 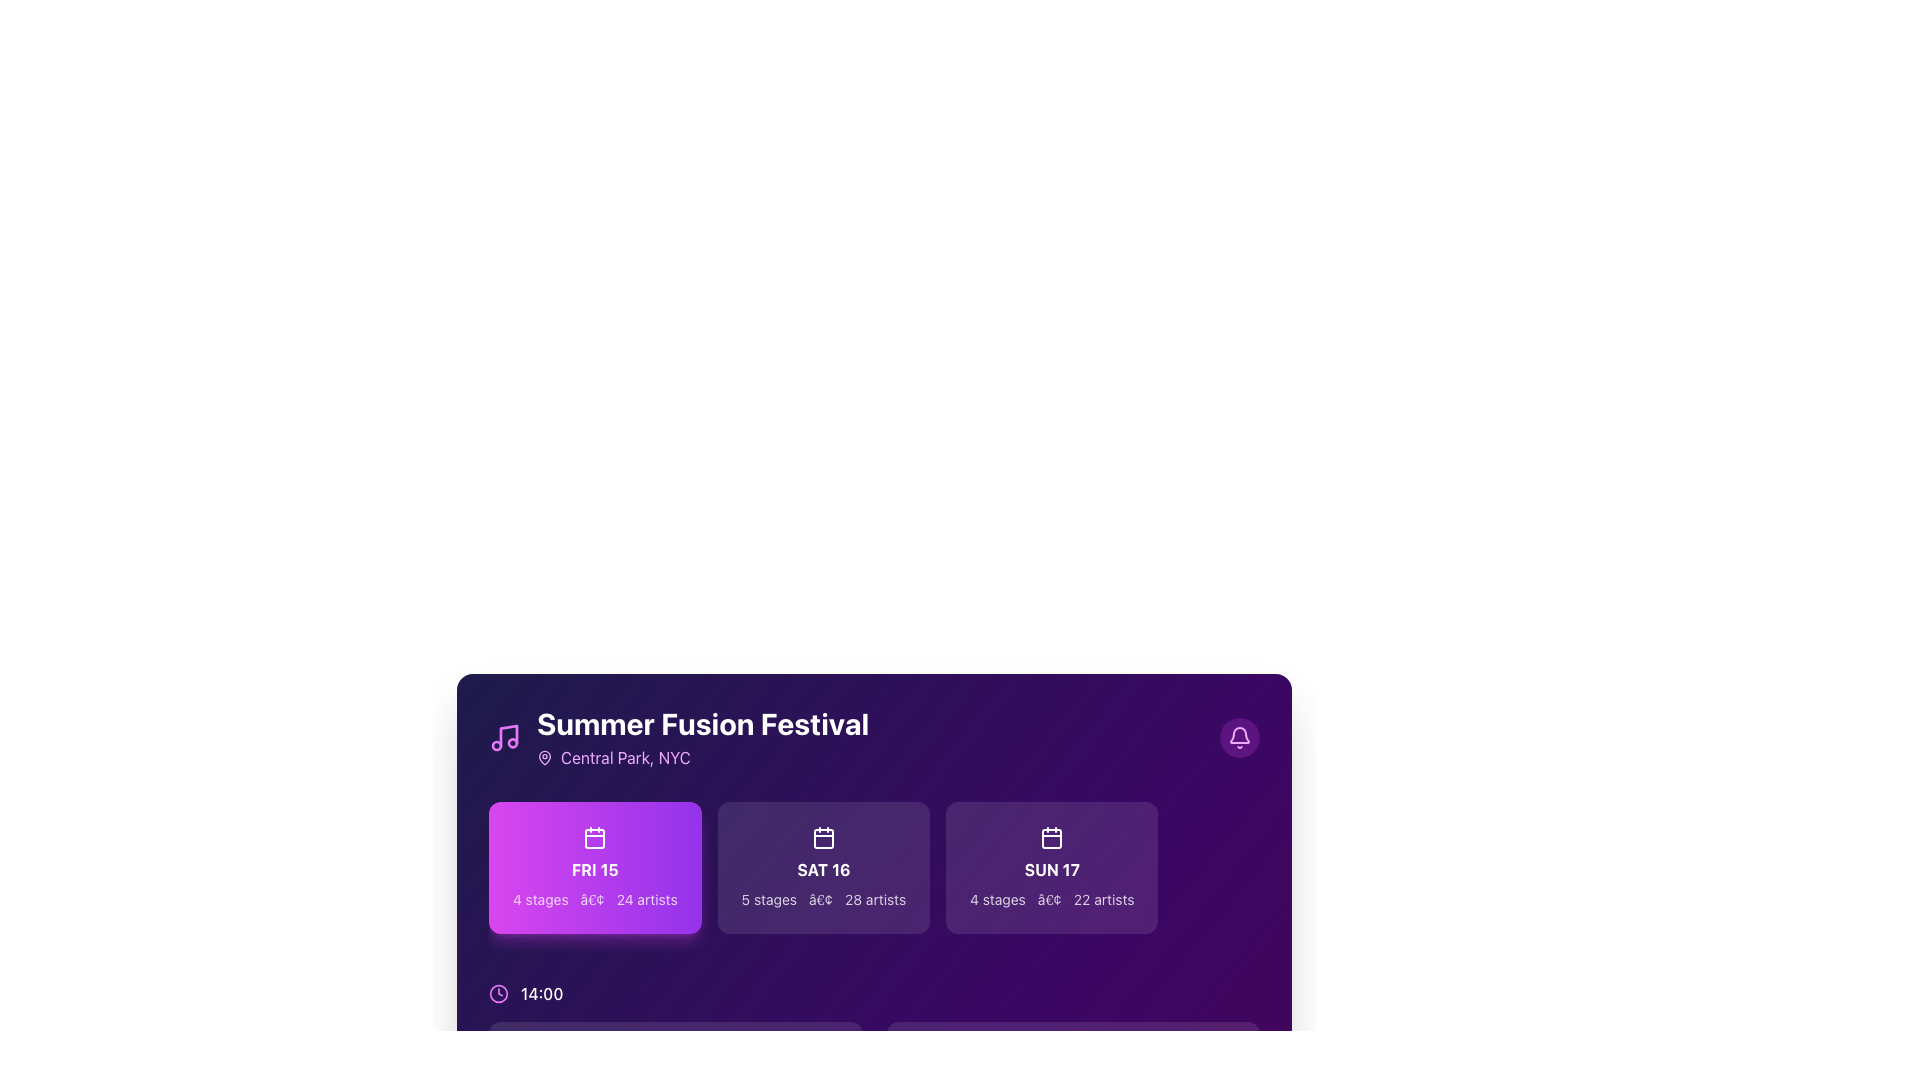 What do you see at coordinates (504, 737) in the screenshot?
I see `the decorative icon located in the top-left corner of the 'Summer Fusion Festival' card, adjacent to the heading` at bounding box center [504, 737].